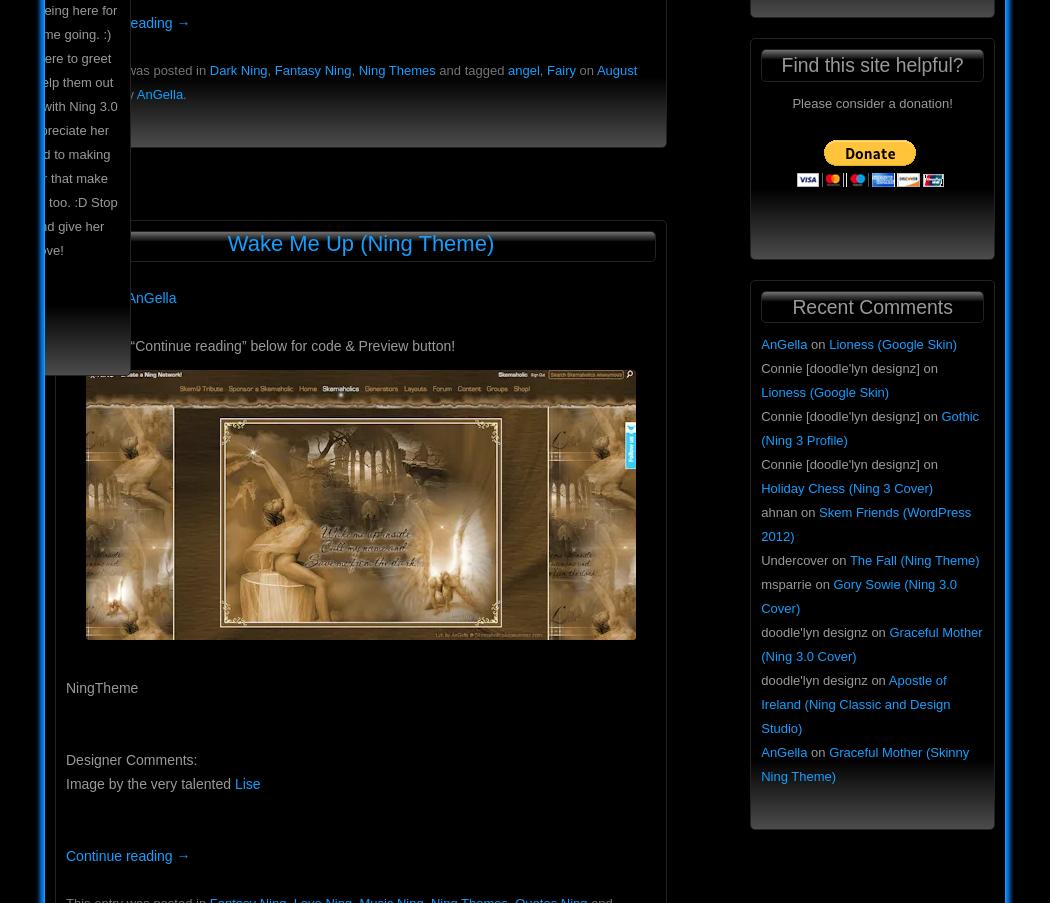 The height and width of the screenshot is (903, 1050). Describe the element at coordinates (359, 242) in the screenshot. I see `'Wake Me Up (Ning Theme)'` at that location.